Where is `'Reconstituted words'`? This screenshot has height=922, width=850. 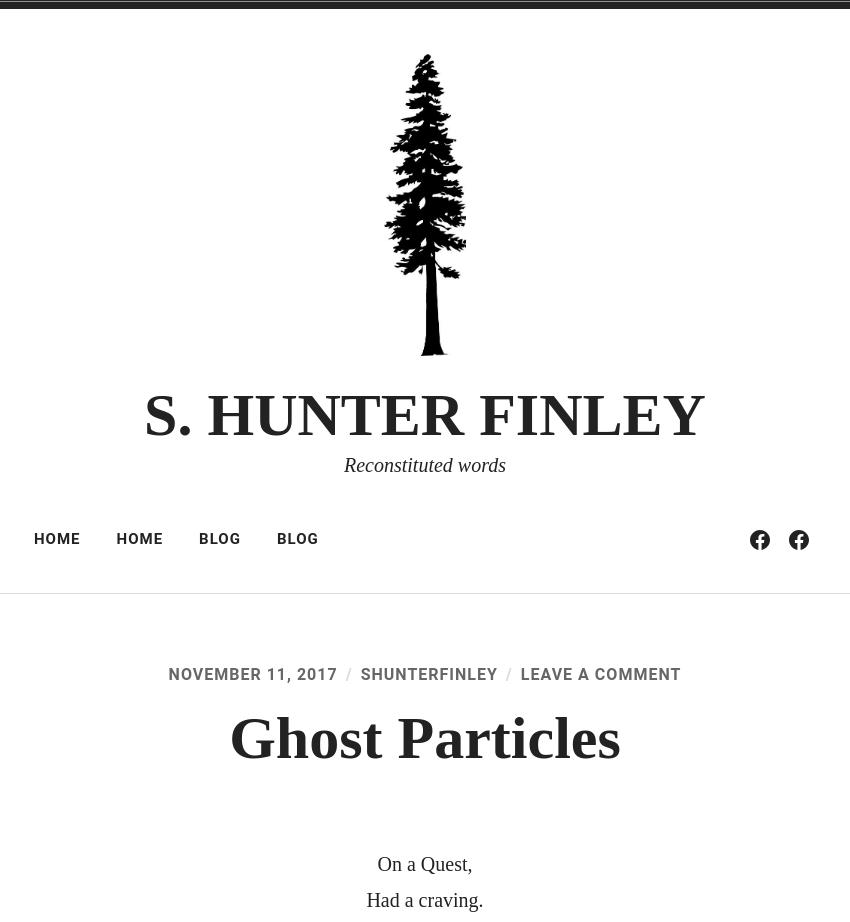 'Reconstituted words' is located at coordinates (341, 464).